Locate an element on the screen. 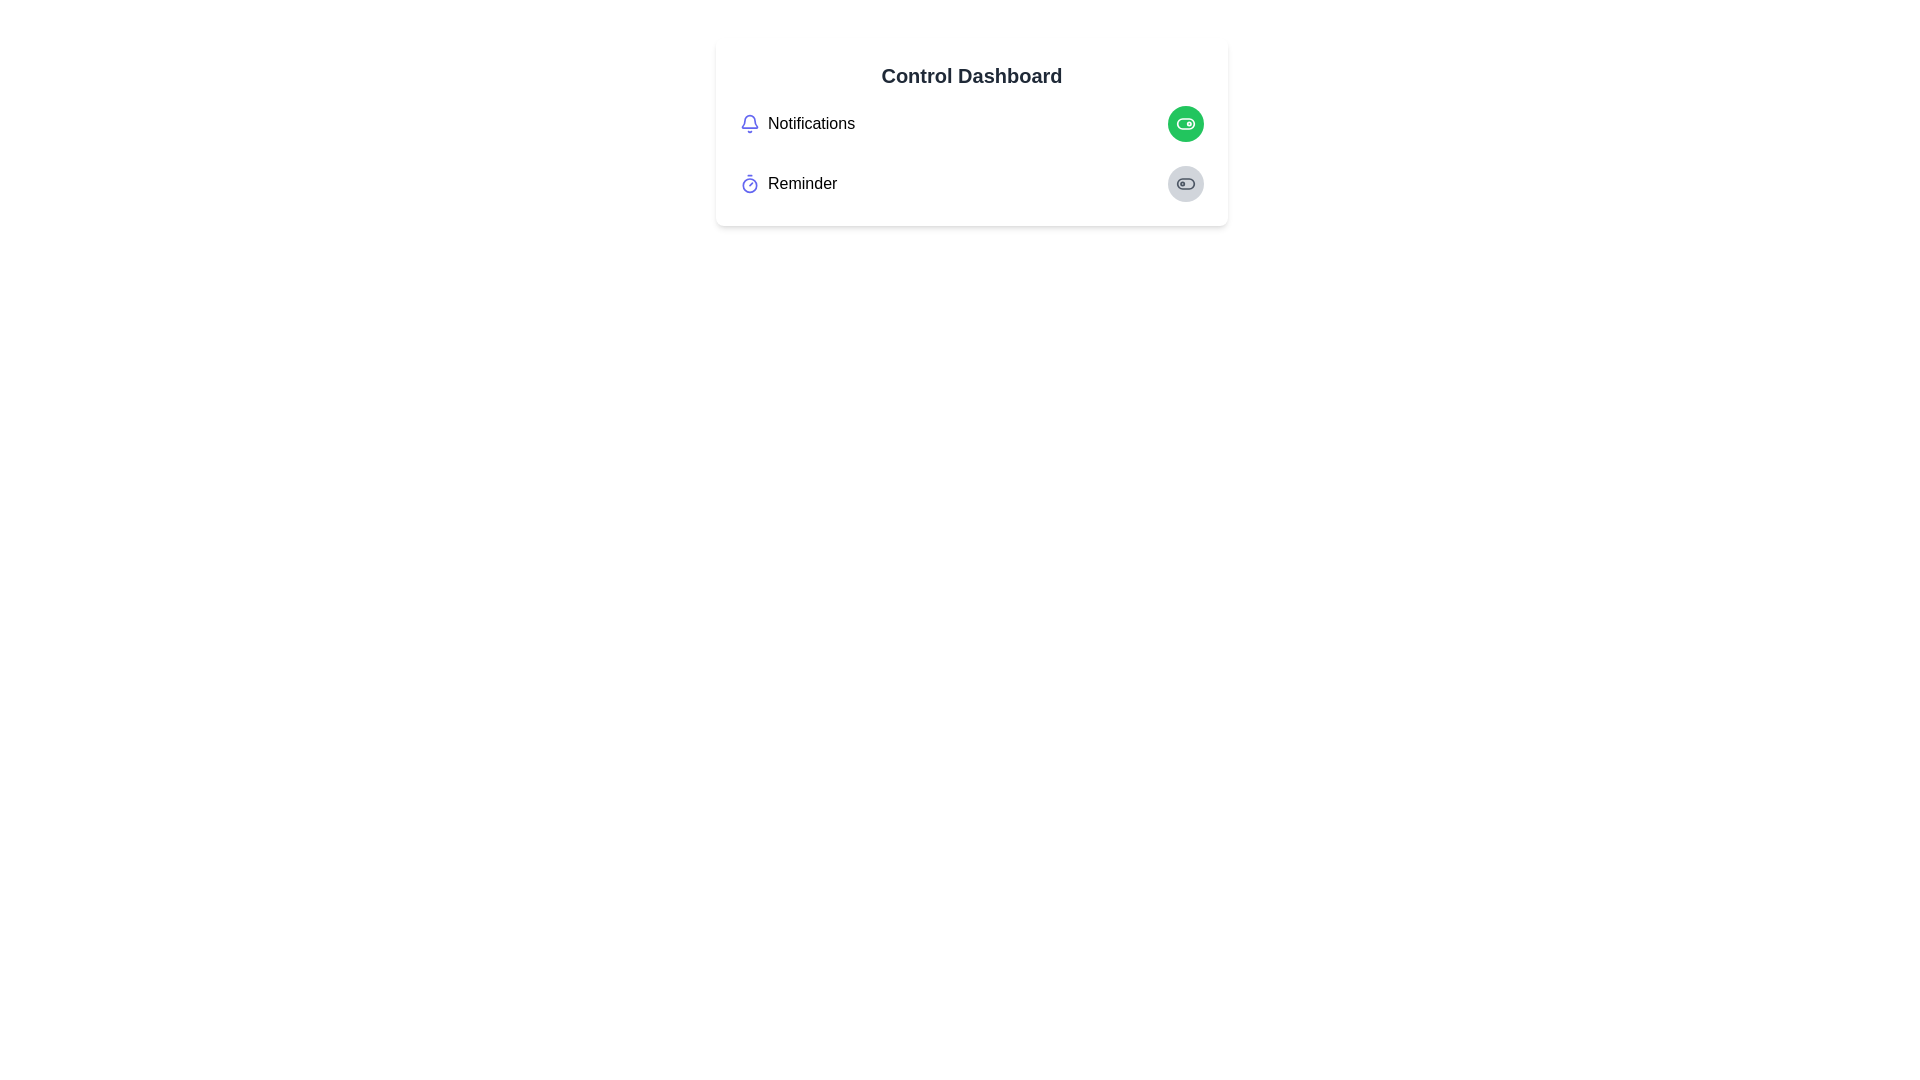 This screenshot has width=1920, height=1080. the toggle switch for the 'Reminder' option located in the 'Control Dashboard' interface, which is the second toggle below 'Notifications' and right-aligned in the row labeled 'Reminder' is located at coordinates (1185, 184).